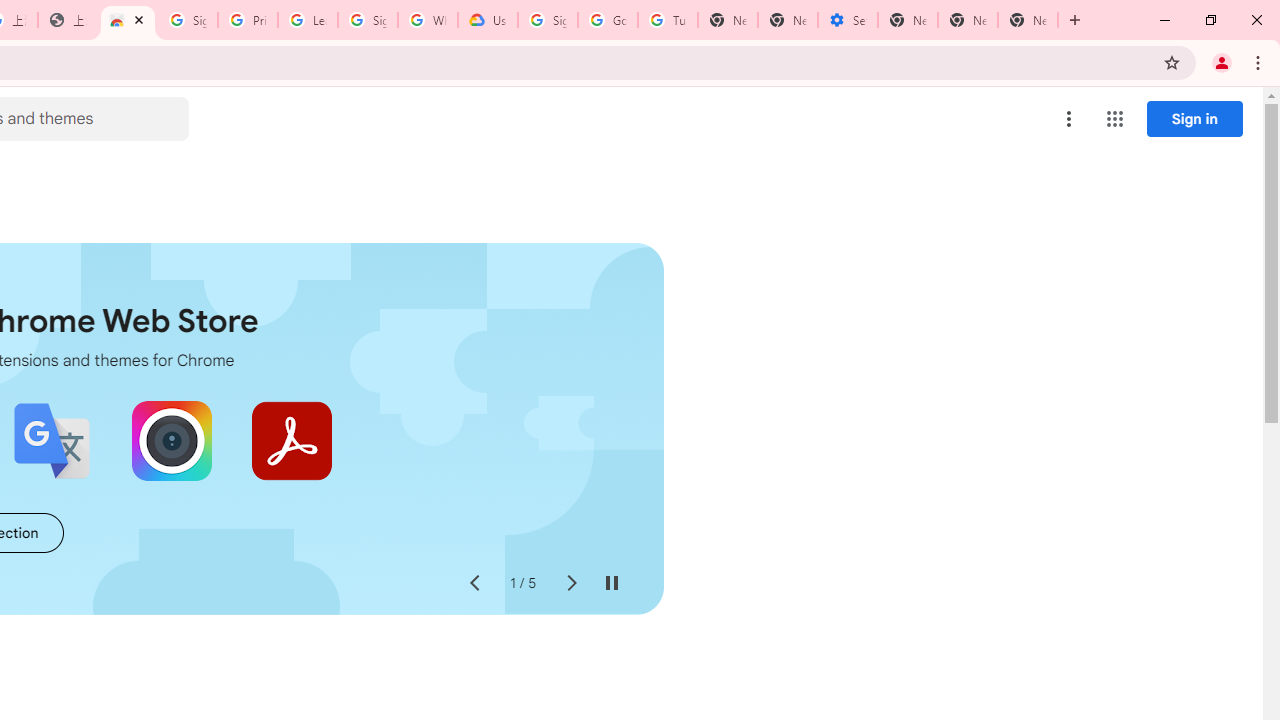 Image resolution: width=1280 pixels, height=720 pixels. Describe the element at coordinates (1068, 119) in the screenshot. I see `'More options menu'` at that location.